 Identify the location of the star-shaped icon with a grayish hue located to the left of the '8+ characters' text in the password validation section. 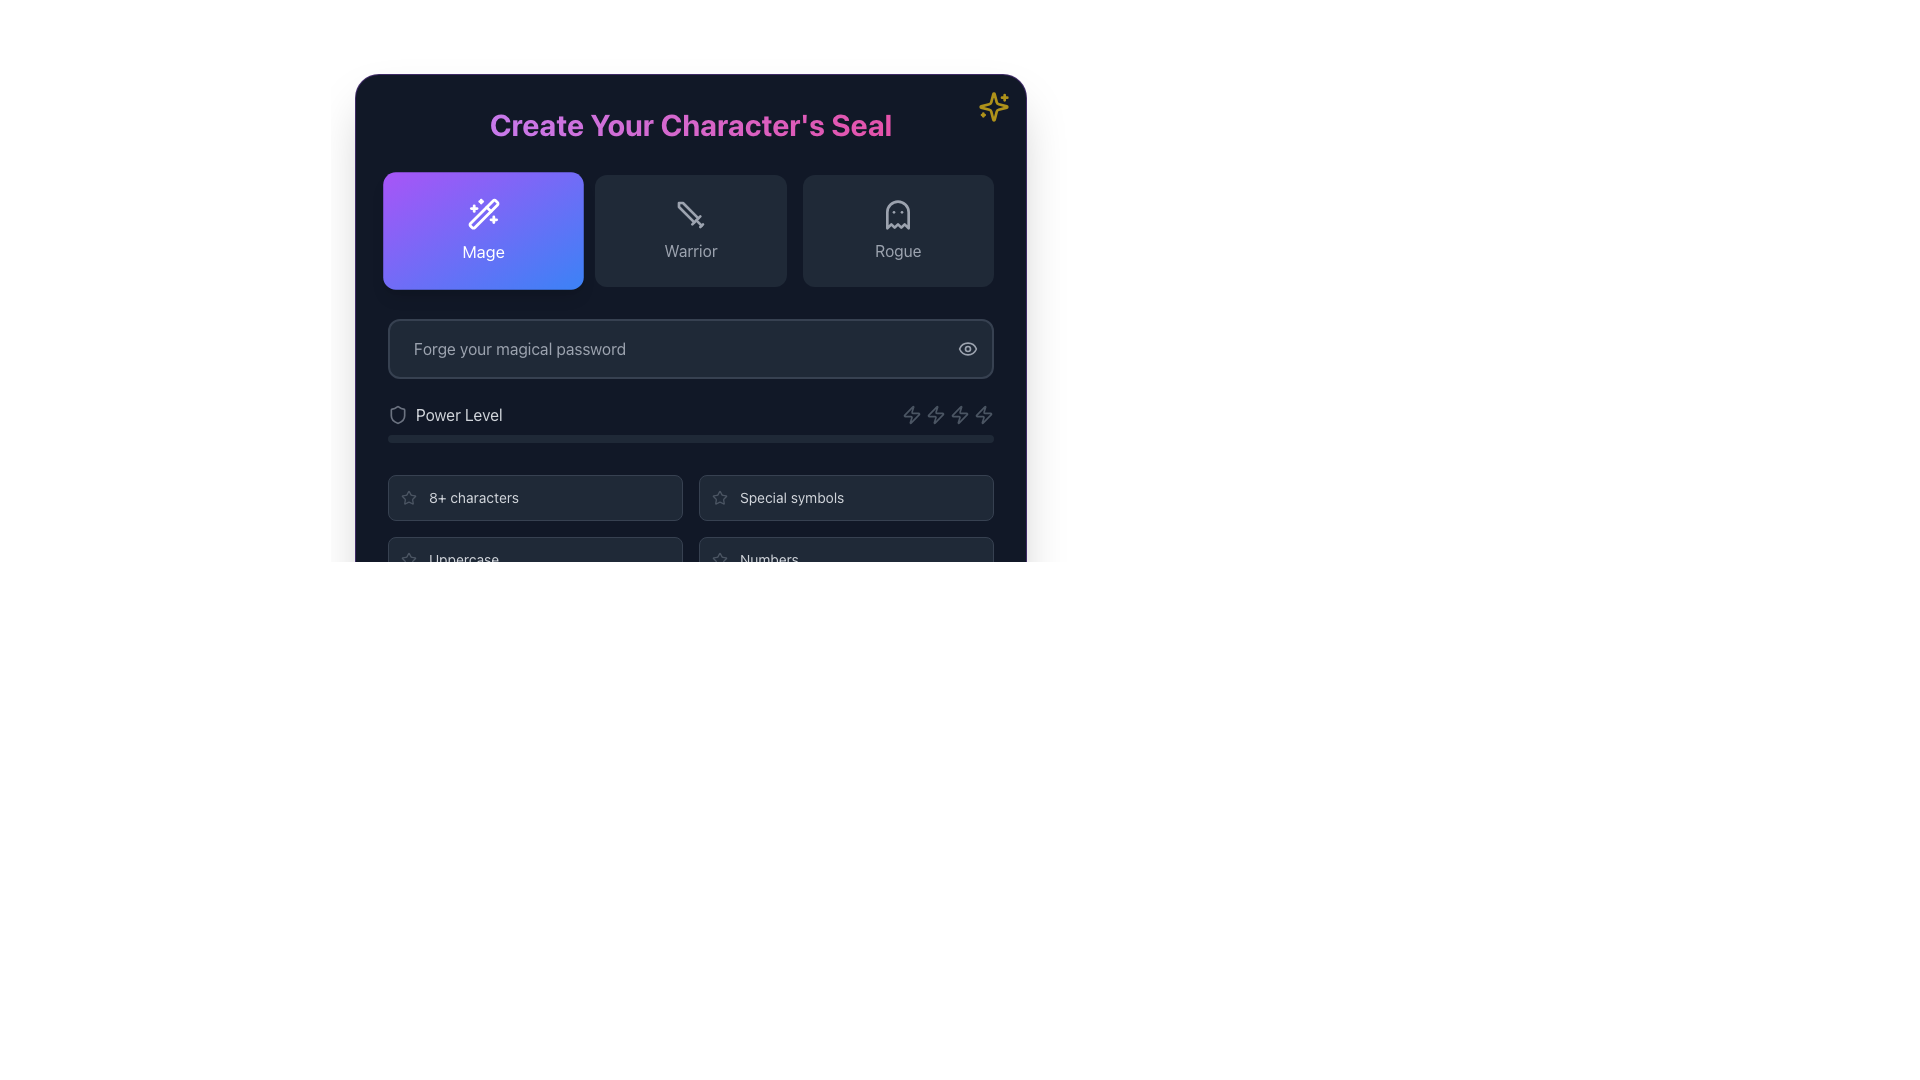
(407, 496).